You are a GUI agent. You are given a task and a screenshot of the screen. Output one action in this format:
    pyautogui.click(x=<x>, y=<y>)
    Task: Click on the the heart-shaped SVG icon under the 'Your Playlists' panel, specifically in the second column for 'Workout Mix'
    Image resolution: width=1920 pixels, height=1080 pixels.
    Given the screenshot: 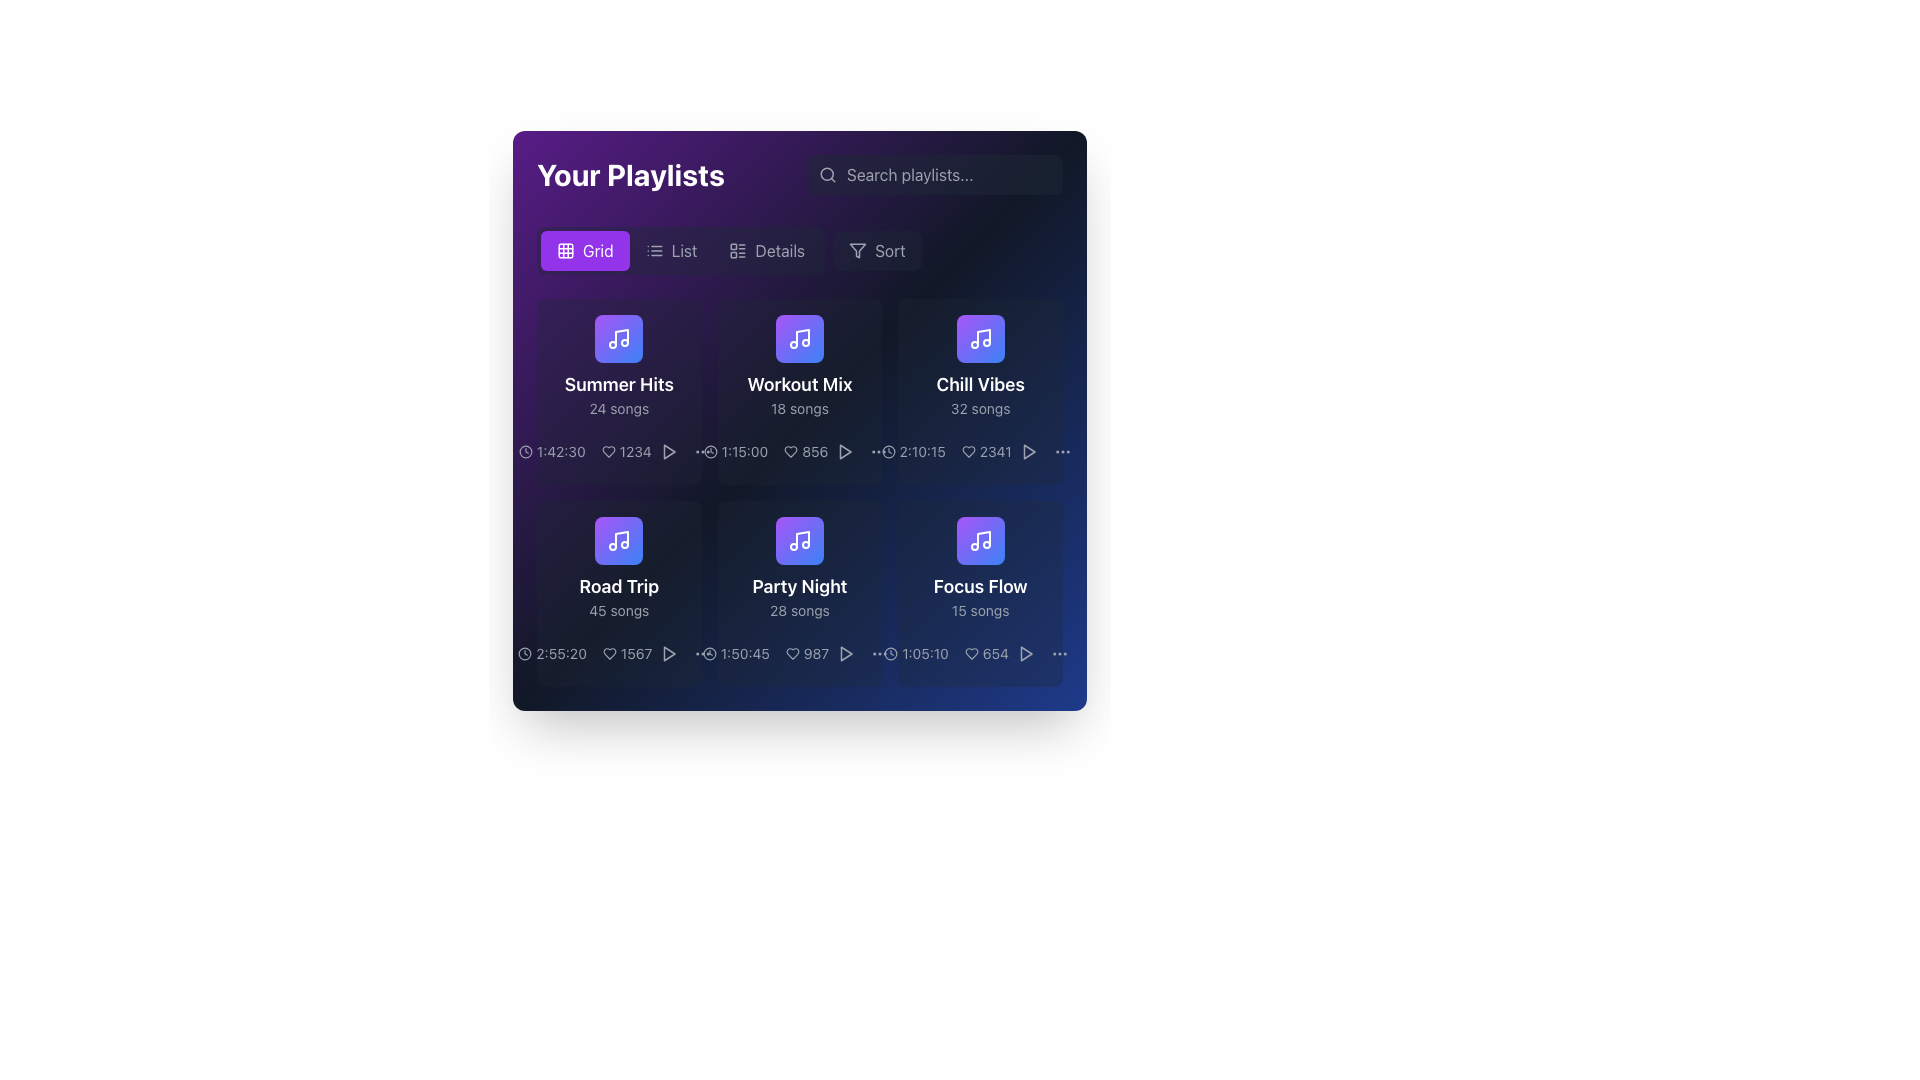 What is the action you would take?
    pyautogui.click(x=790, y=451)
    